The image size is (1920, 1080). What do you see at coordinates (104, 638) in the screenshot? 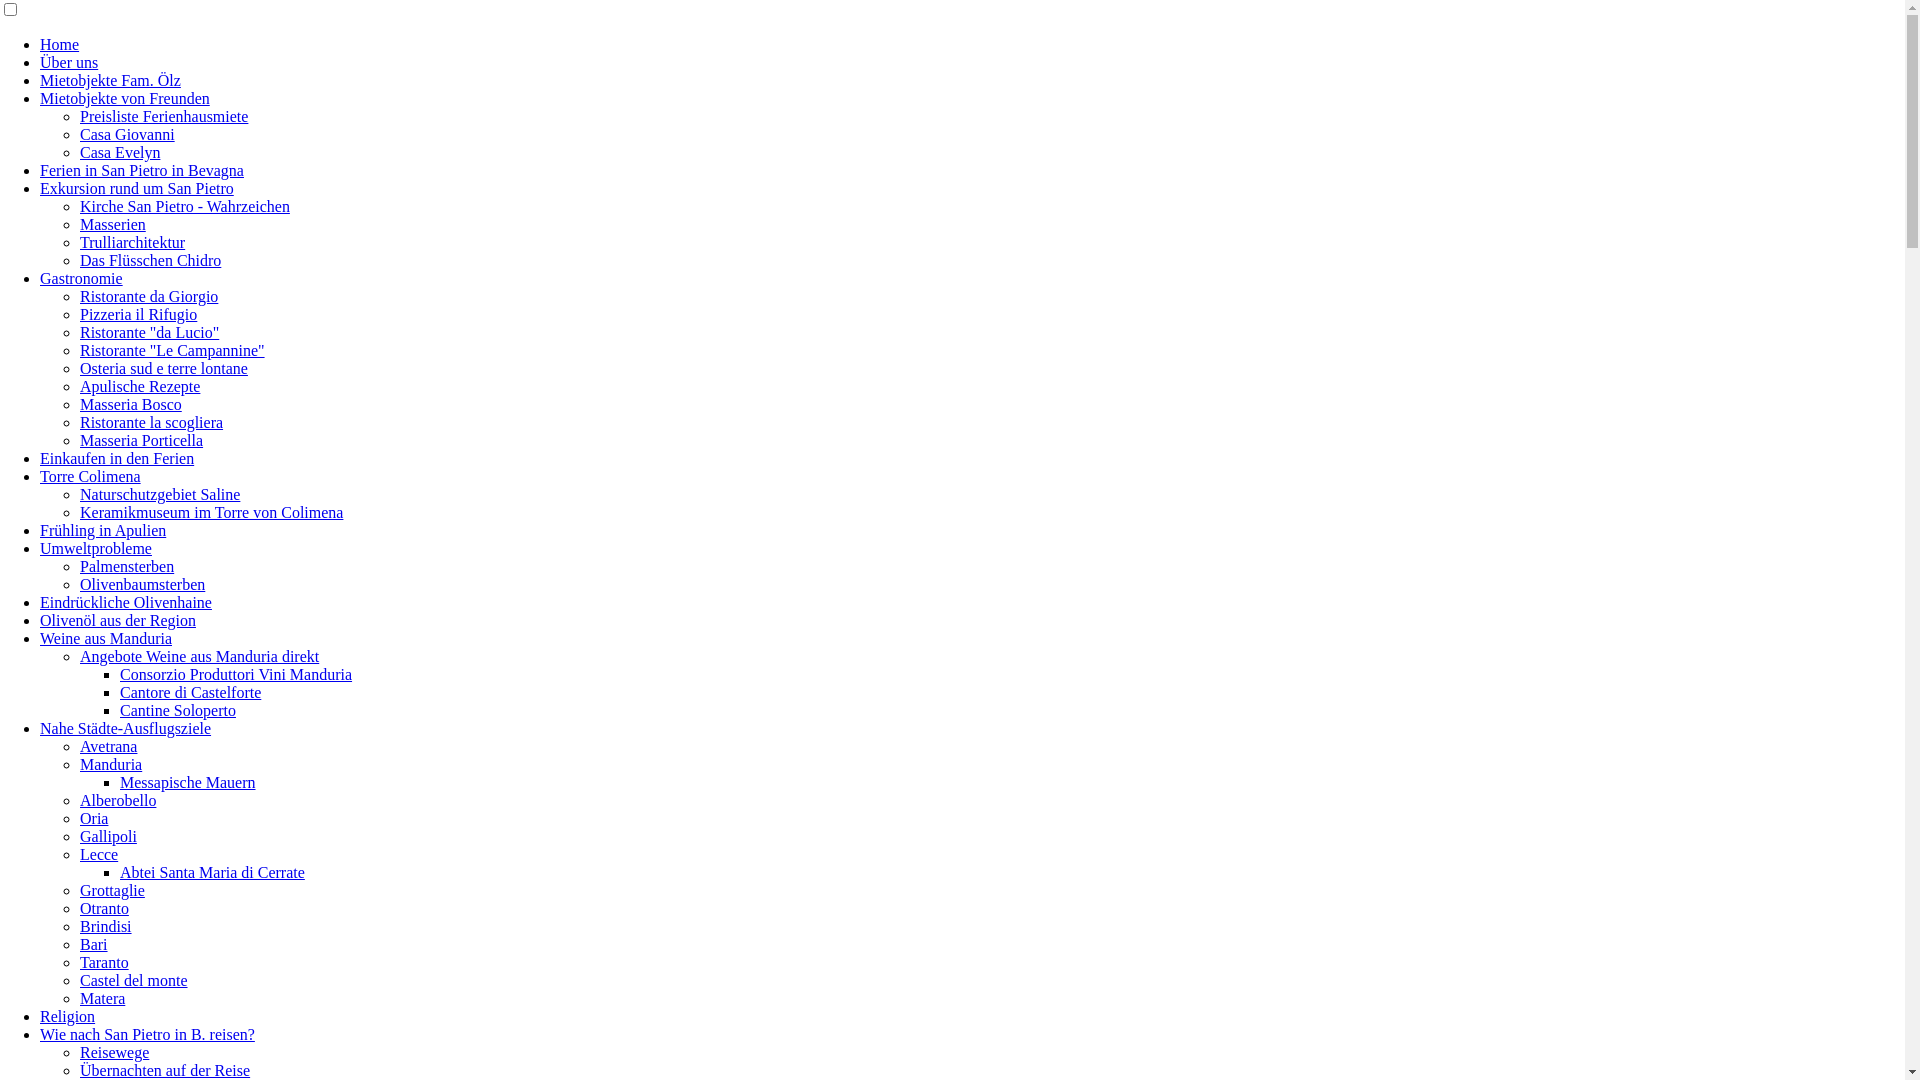
I see `'Weine aus Manduria'` at bounding box center [104, 638].